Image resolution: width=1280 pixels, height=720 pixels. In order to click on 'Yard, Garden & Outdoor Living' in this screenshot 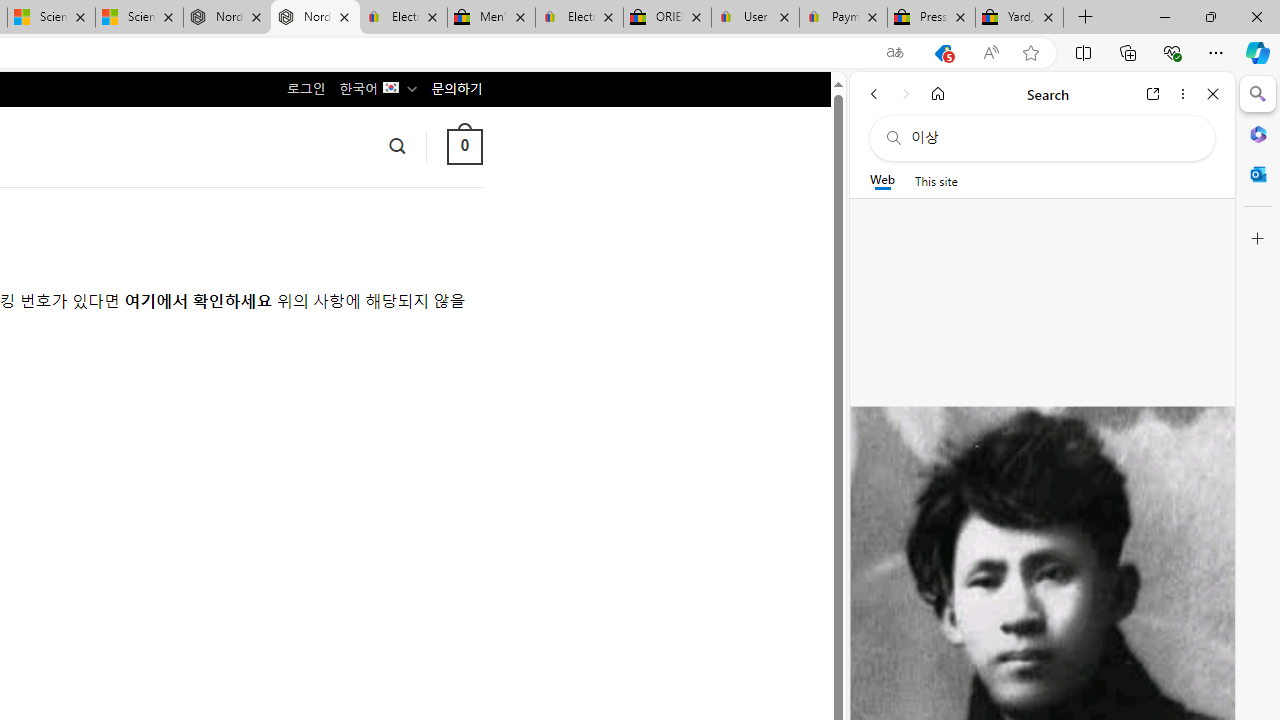, I will do `click(1019, 17)`.